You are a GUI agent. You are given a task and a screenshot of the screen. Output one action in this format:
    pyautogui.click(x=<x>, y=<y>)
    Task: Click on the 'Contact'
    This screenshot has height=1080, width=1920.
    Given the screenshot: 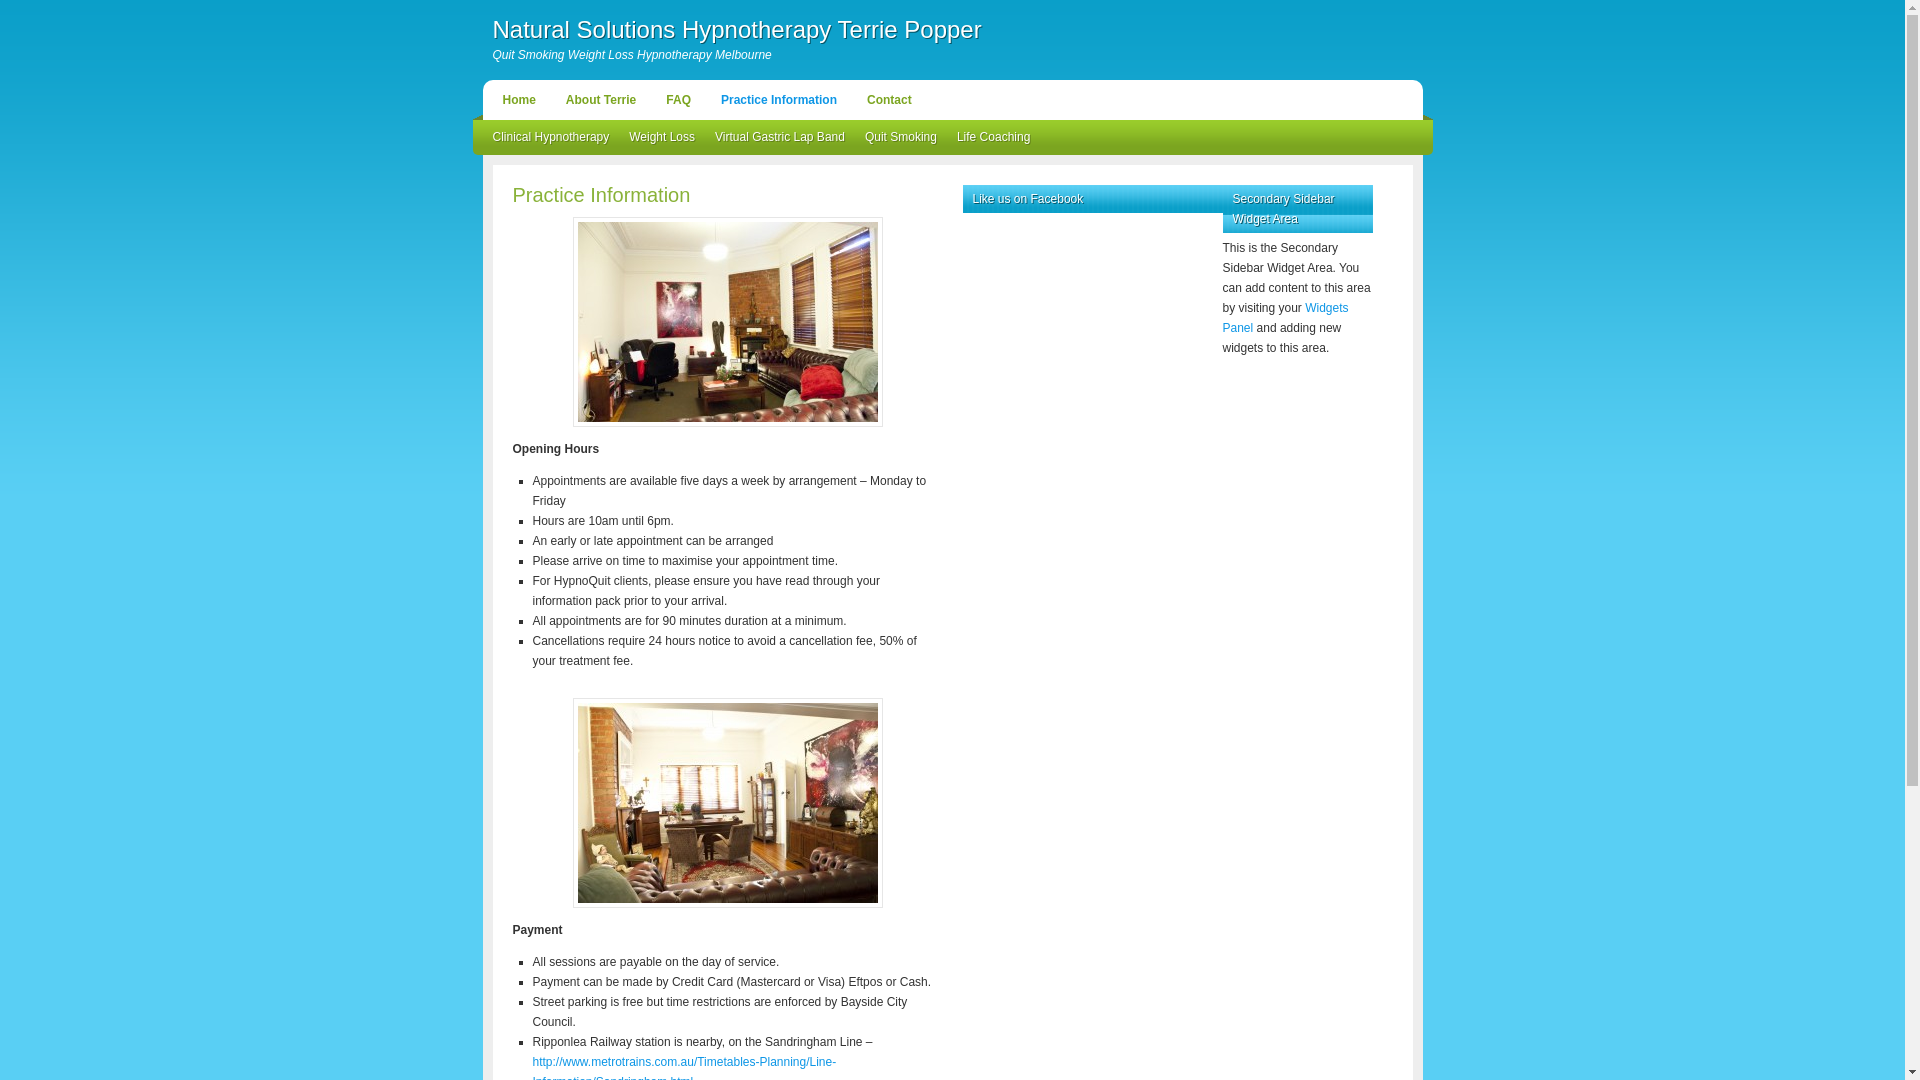 What is the action you would take?
    pyautogui.click(x=888, y=100)
    